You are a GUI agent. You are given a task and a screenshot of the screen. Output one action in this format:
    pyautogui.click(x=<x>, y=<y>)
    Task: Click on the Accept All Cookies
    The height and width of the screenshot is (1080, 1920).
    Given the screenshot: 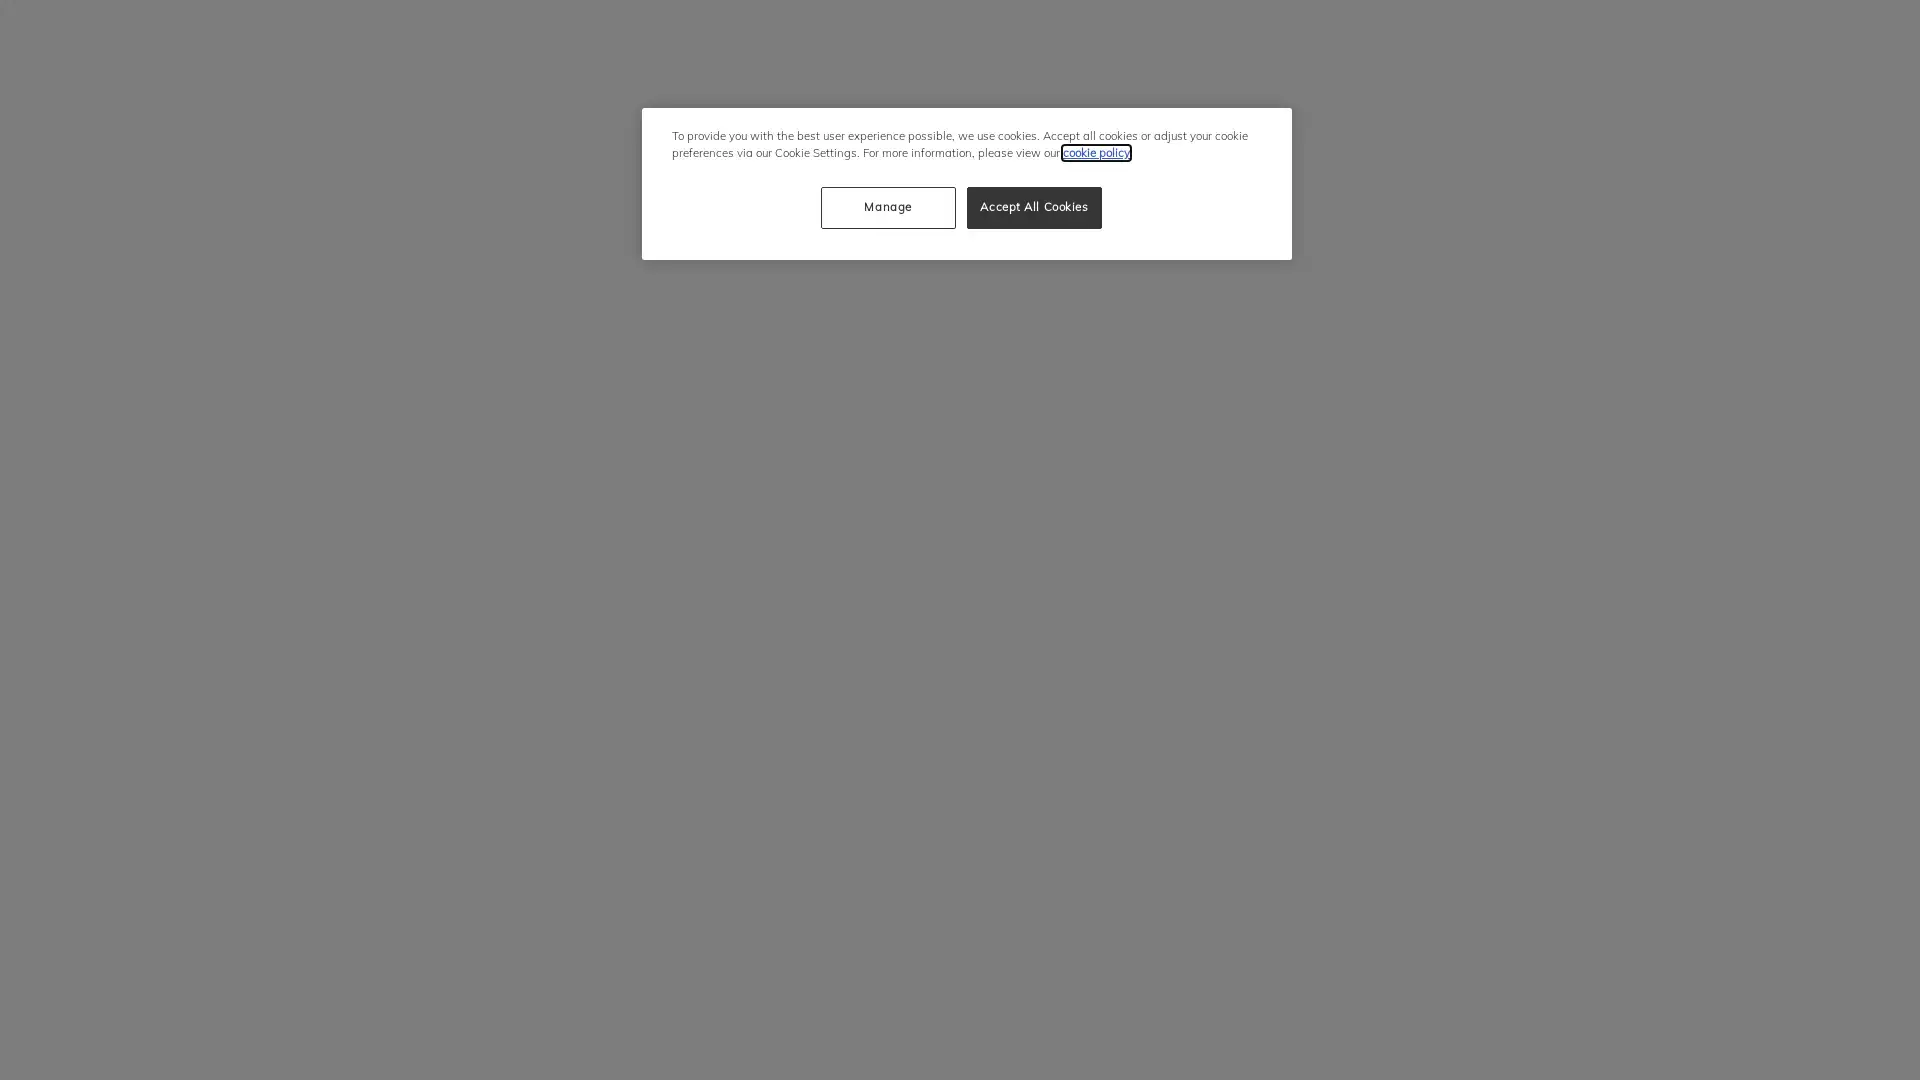 What is the action you would take?
    pyautogui.click(x=1034, y=208)
    